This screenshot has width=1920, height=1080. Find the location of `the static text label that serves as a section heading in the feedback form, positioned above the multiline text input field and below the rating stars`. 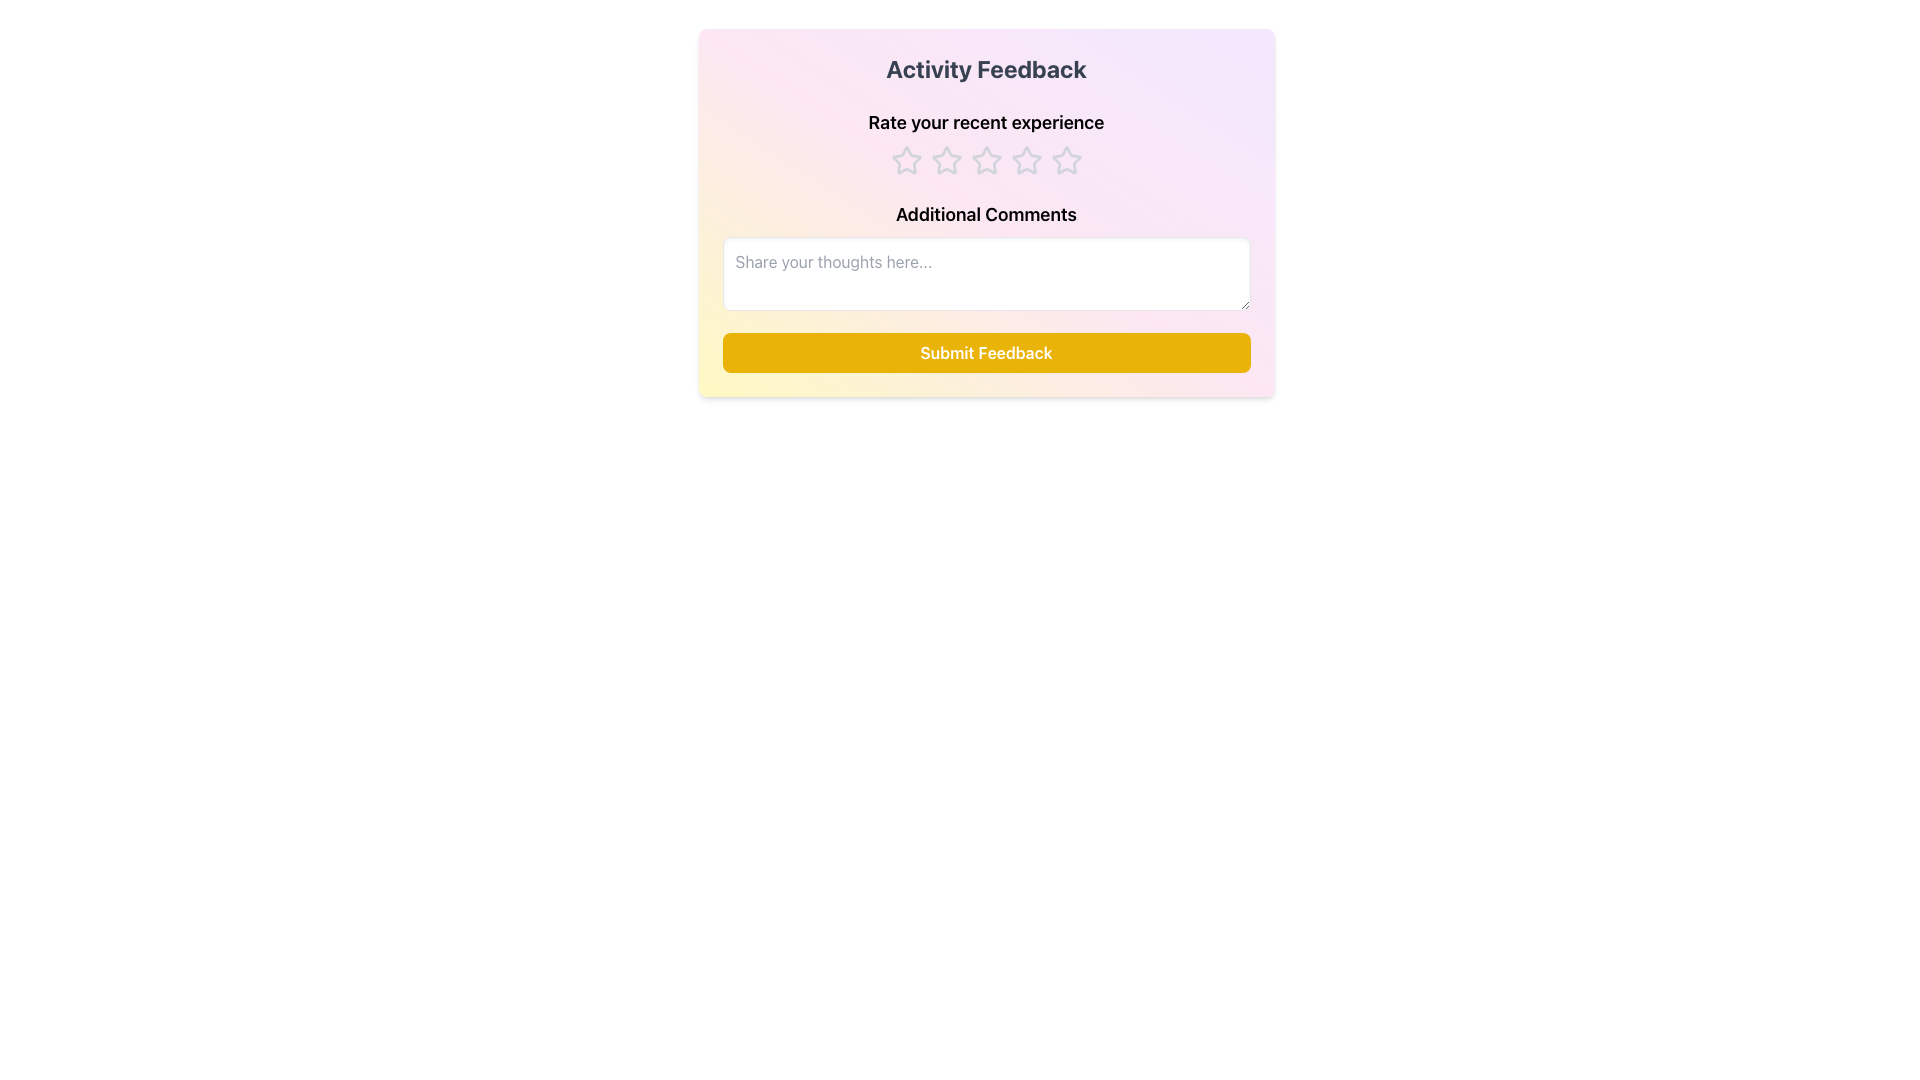

the static text label that serves as a section heading in the feedback form, positioned above the multiline text input field and below the rating stars is located at coordinates (986, 215).